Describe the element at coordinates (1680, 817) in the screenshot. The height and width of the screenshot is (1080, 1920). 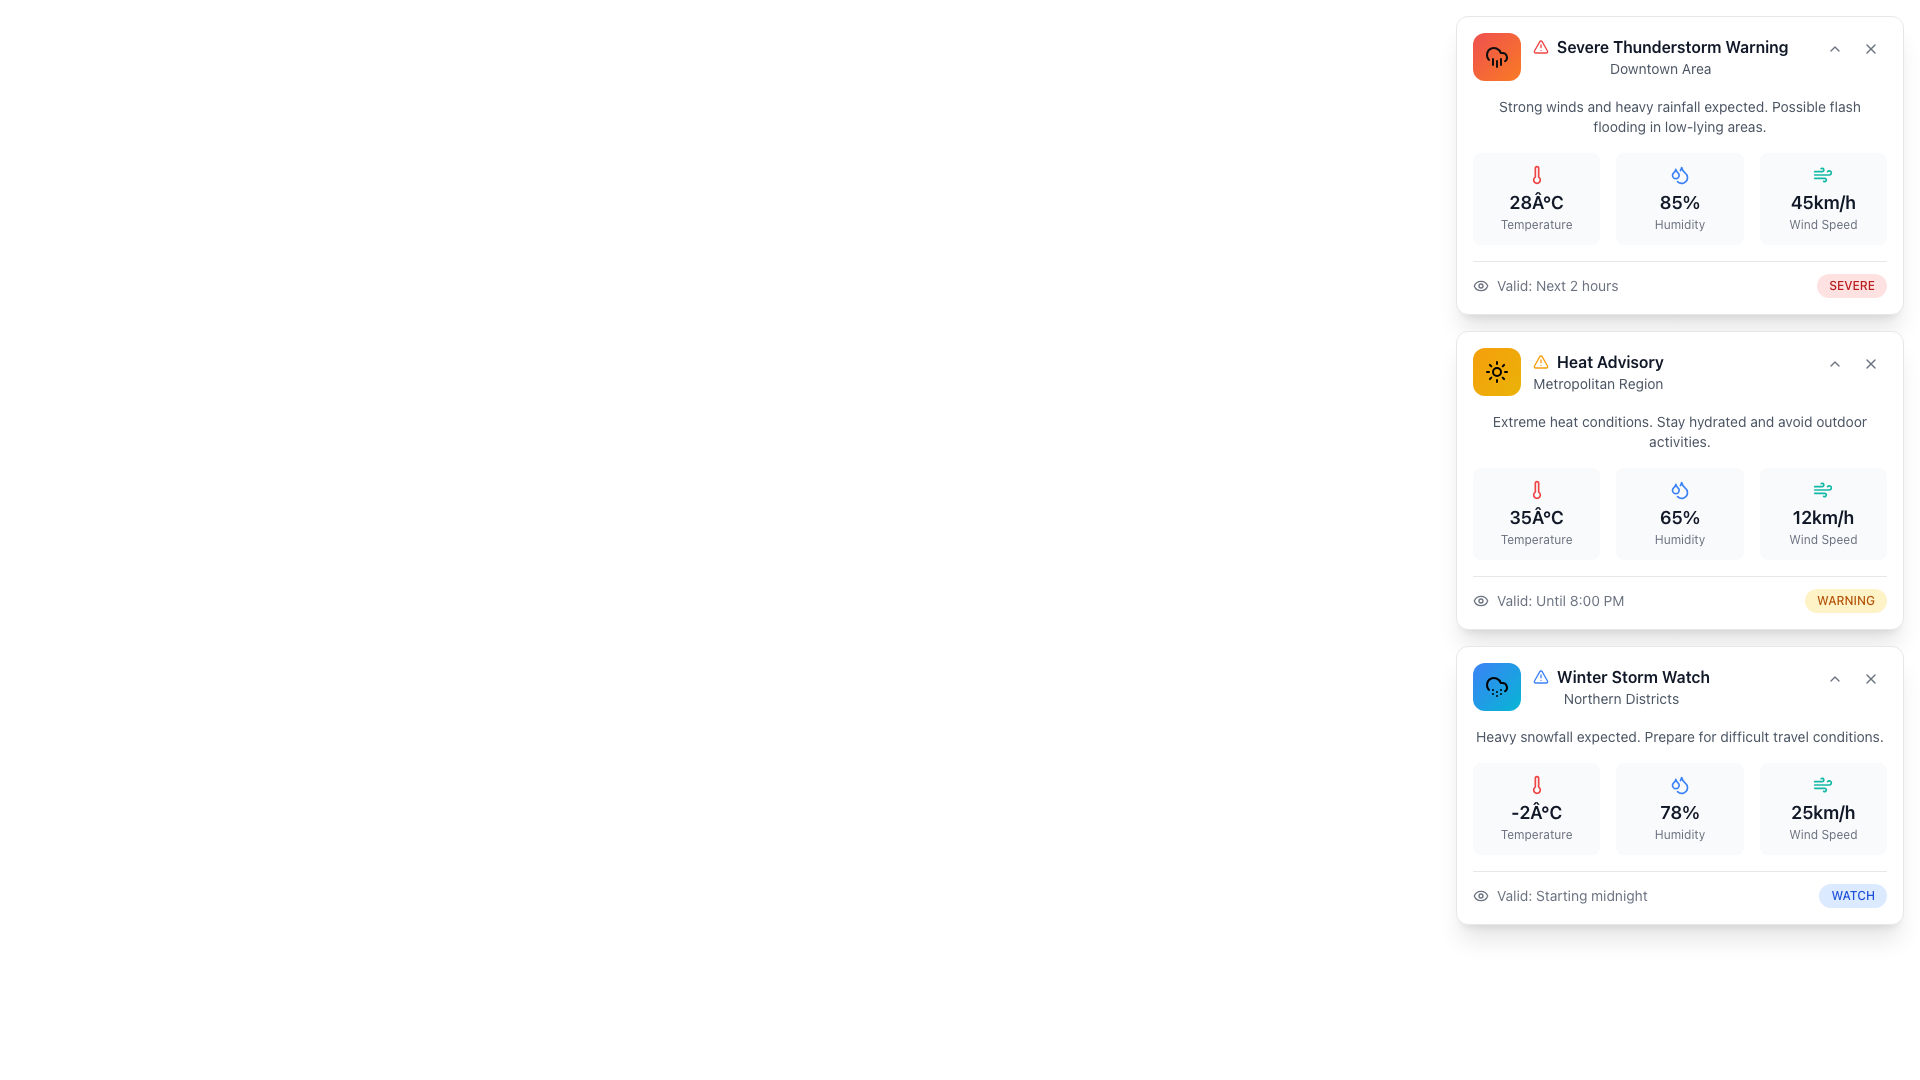
I see `the Information display card showing '78% Humidity' within the weather advisory notification, positioned in the second column between 'Temperature' and 'Wind Speed'` at that location.